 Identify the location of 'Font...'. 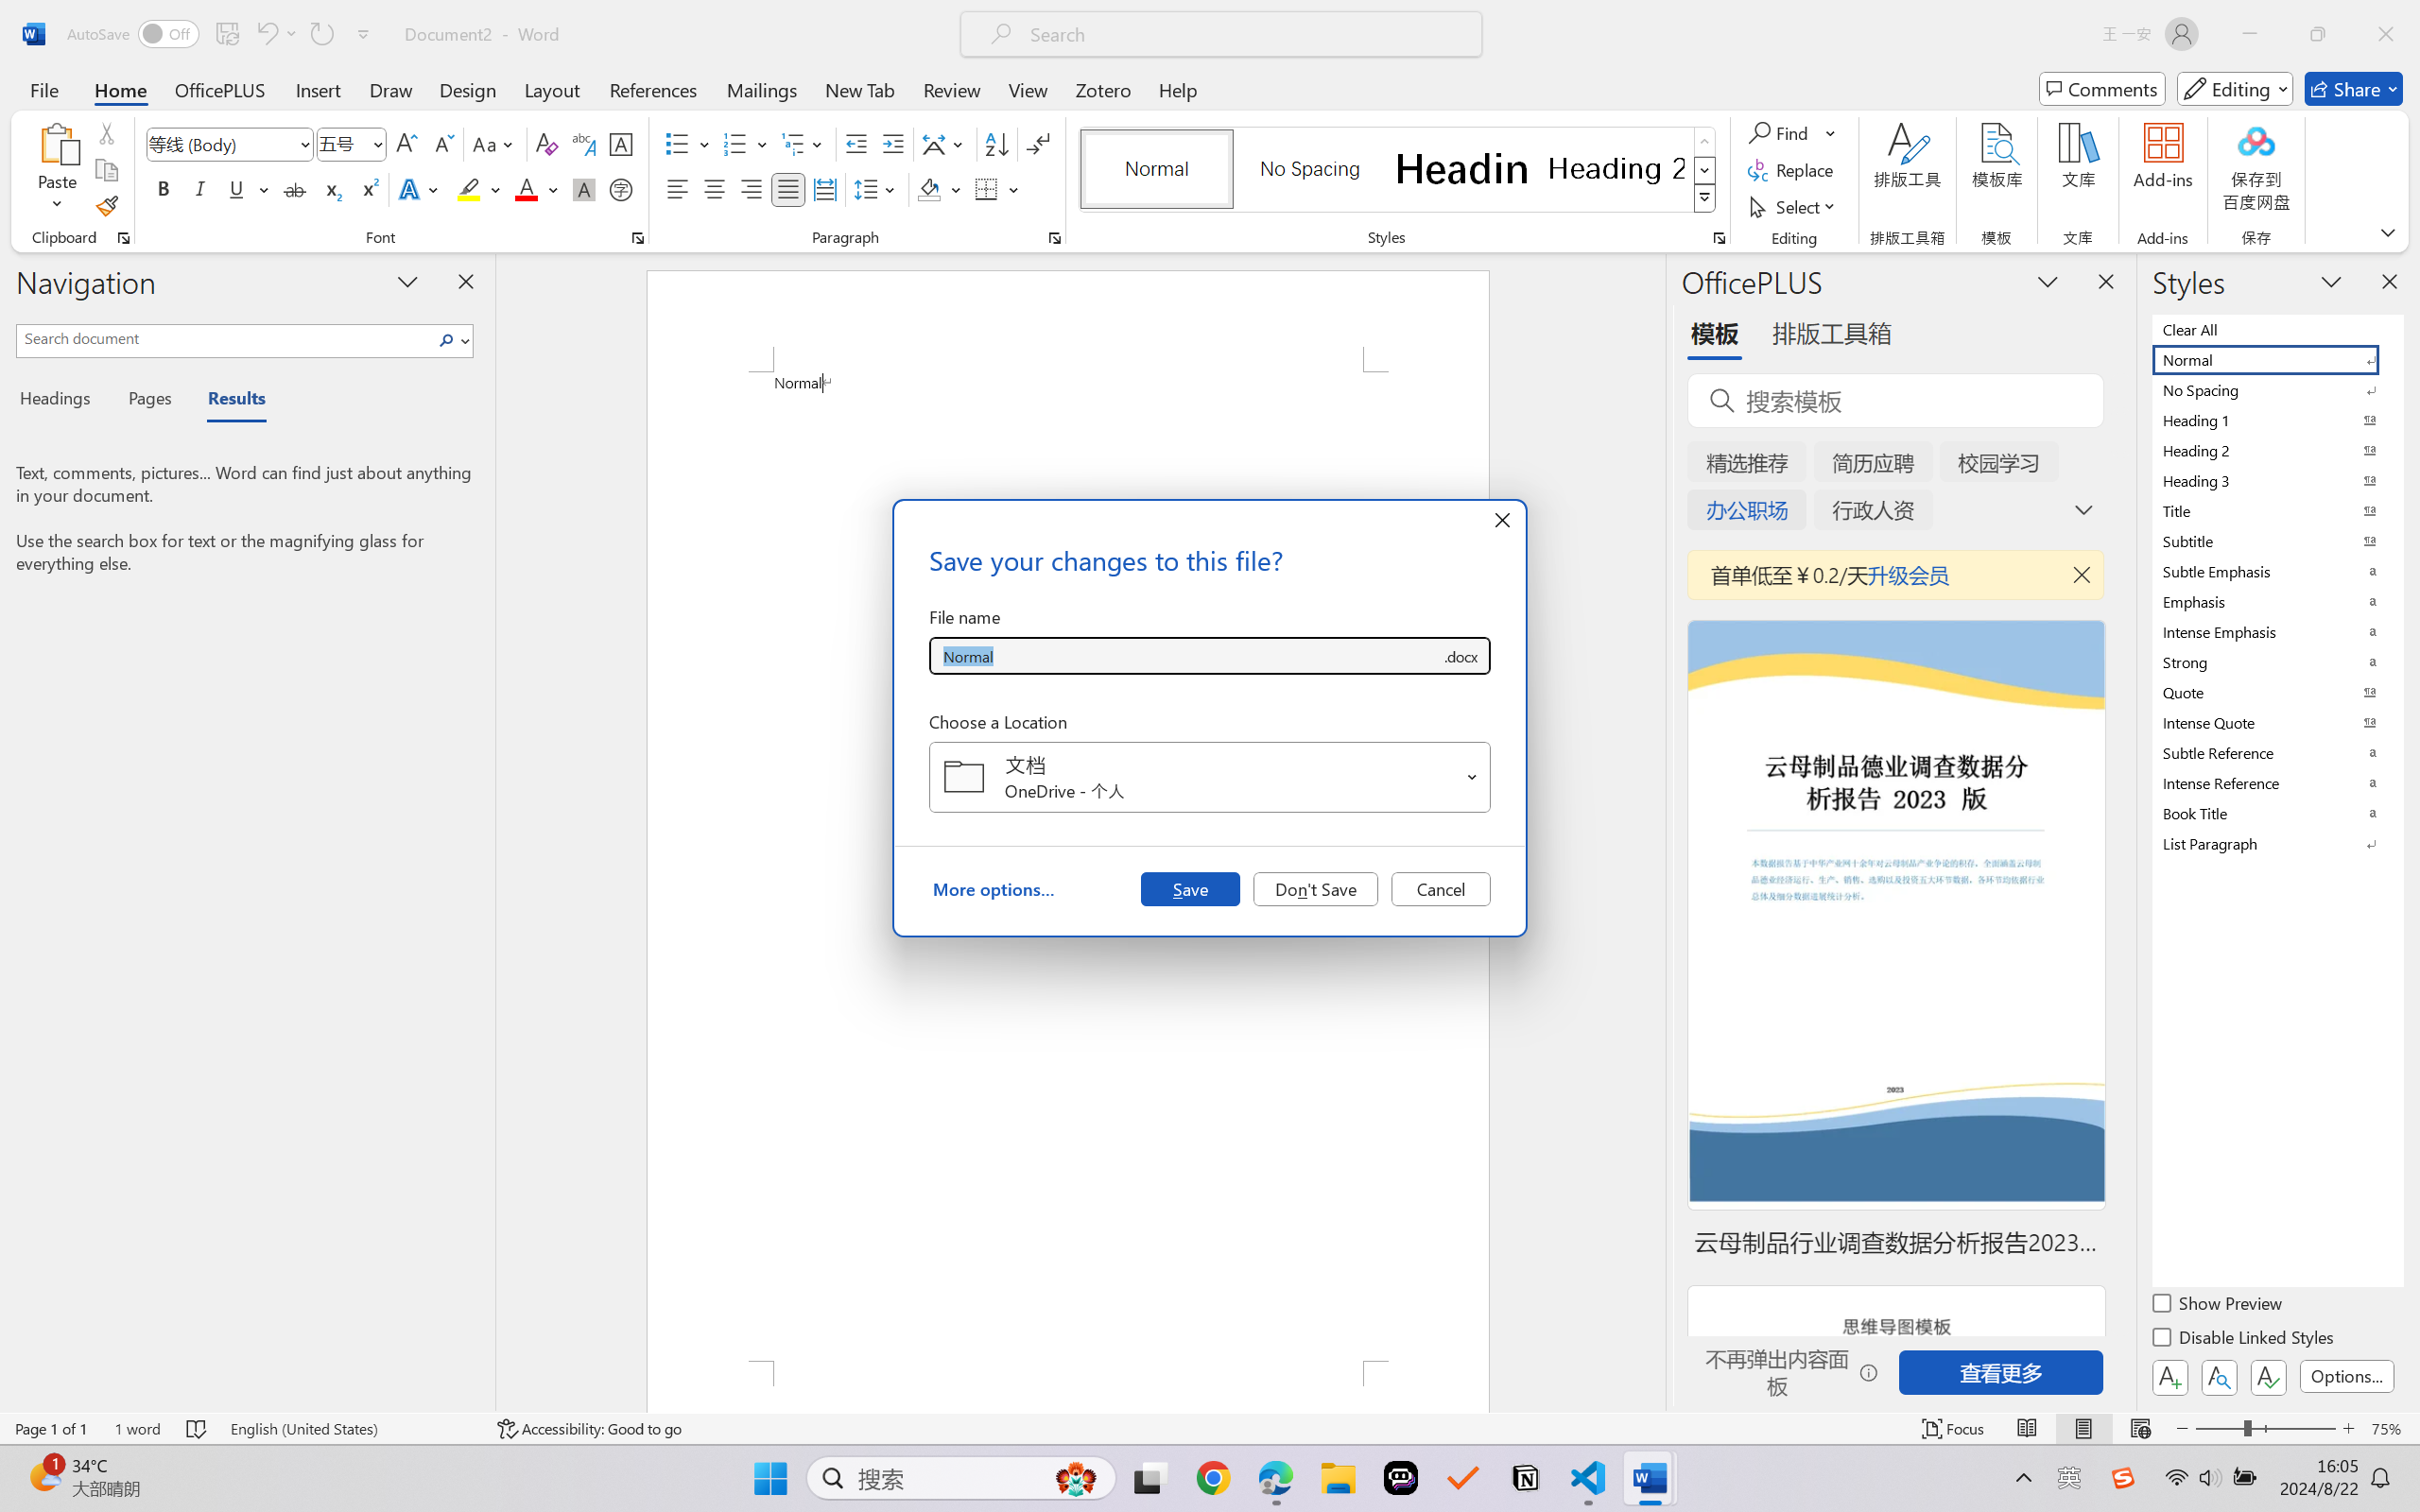
(637, 237).